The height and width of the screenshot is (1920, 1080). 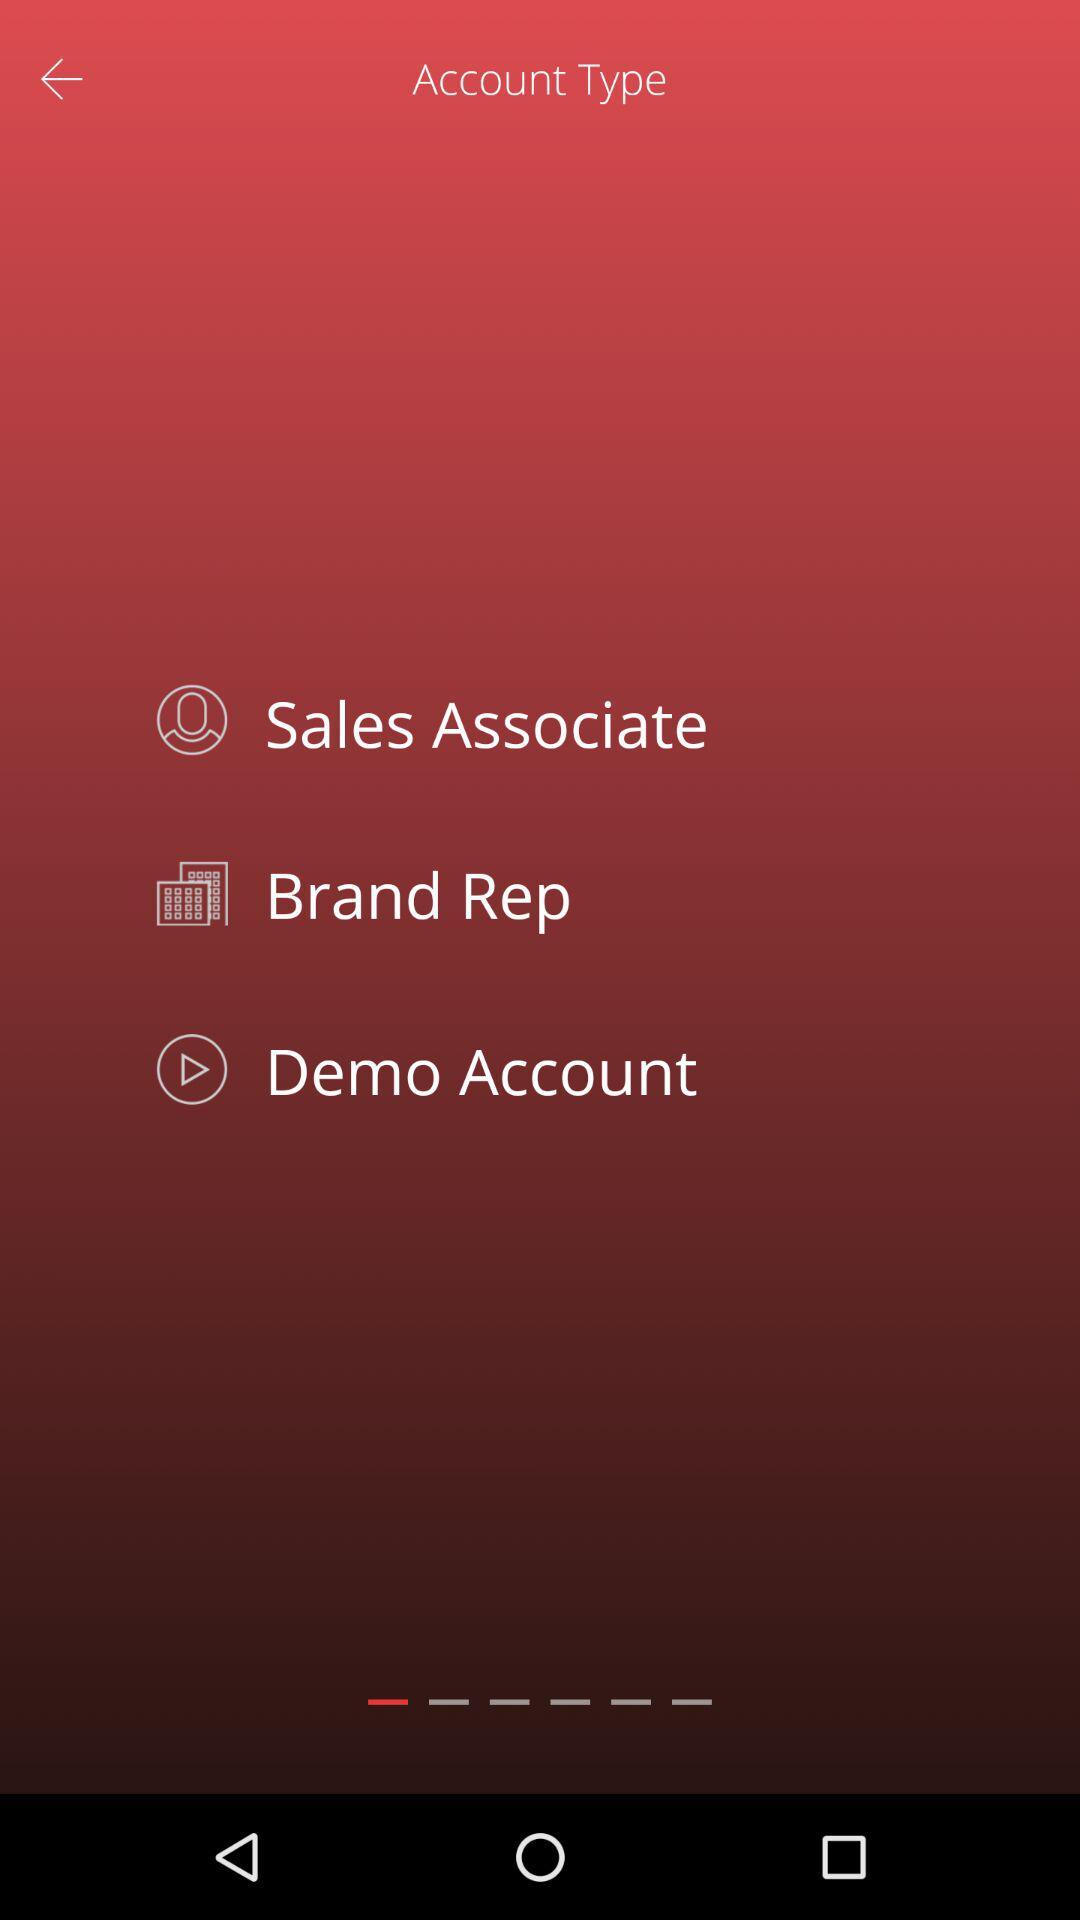 What do you see at coordinates (585, 892) in the screenshot?
I see `the item above demo account item` at bounding box center [585, 892].